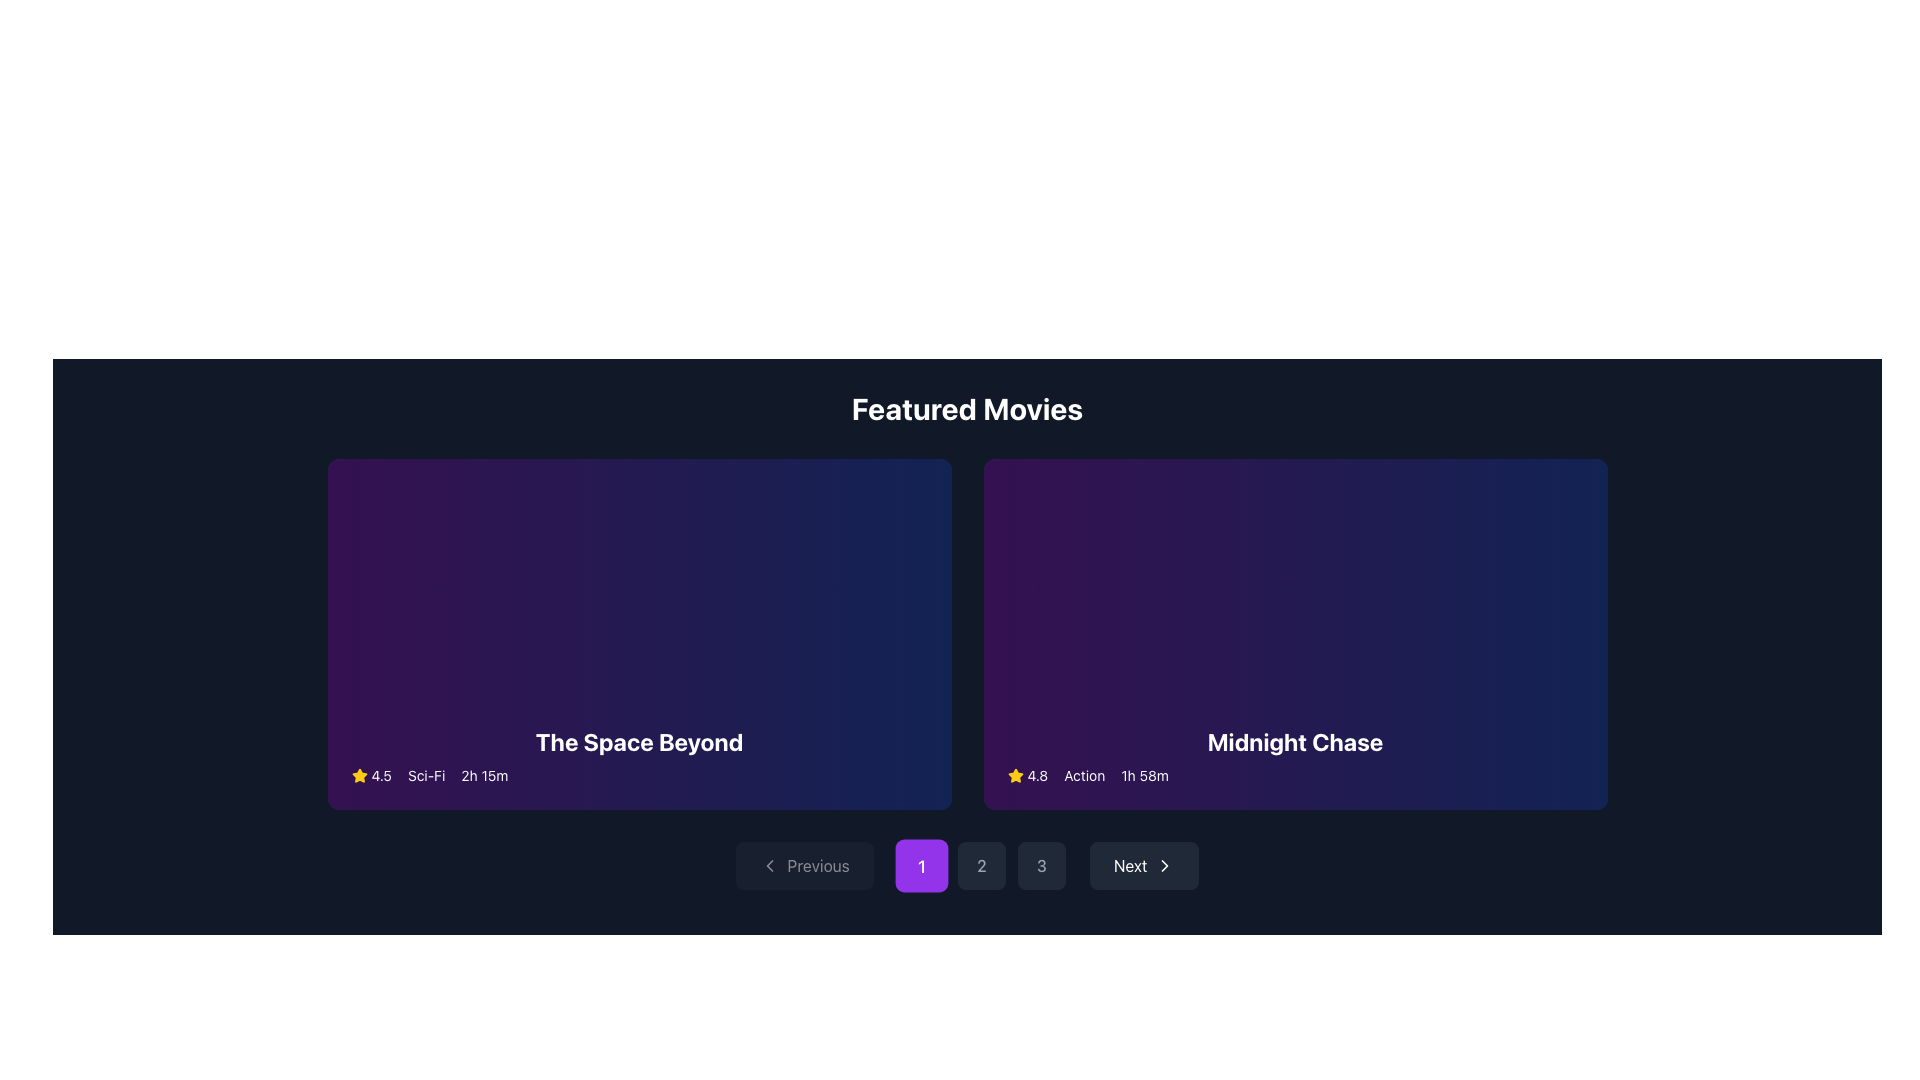 Image resolution: width=1920 pixels, height=1080 pixels. What do you see at coordinates (1165, 865) in the screenshot?
I see `the rightward chevron arrow icon within the 'Next' button located at the bottom right of the movie gallery interface` at bounding box center [1165, 865].